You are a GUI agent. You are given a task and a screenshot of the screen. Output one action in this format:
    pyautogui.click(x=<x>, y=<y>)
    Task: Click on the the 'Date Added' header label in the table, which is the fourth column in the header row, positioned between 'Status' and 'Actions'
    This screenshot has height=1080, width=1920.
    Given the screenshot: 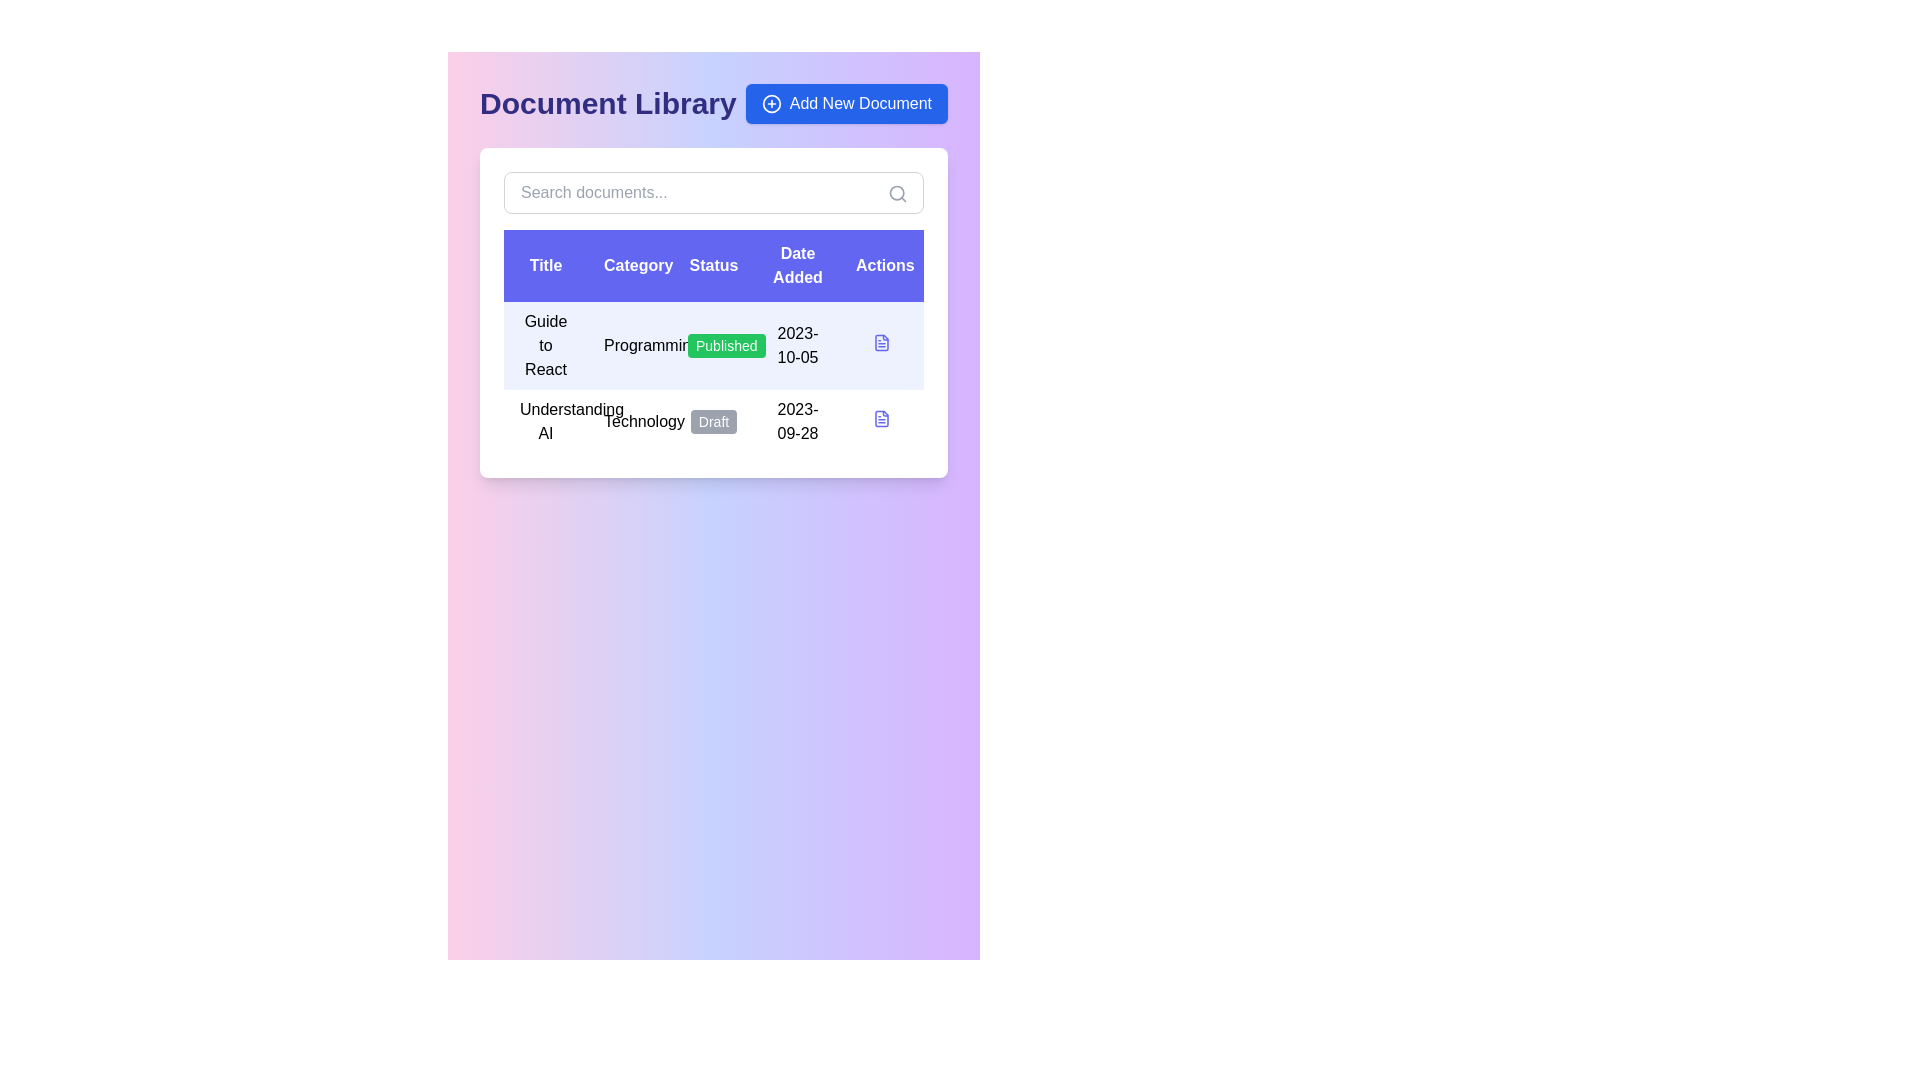 What is the action you would take?
    pyautogui.click(x=796, y=265)
    